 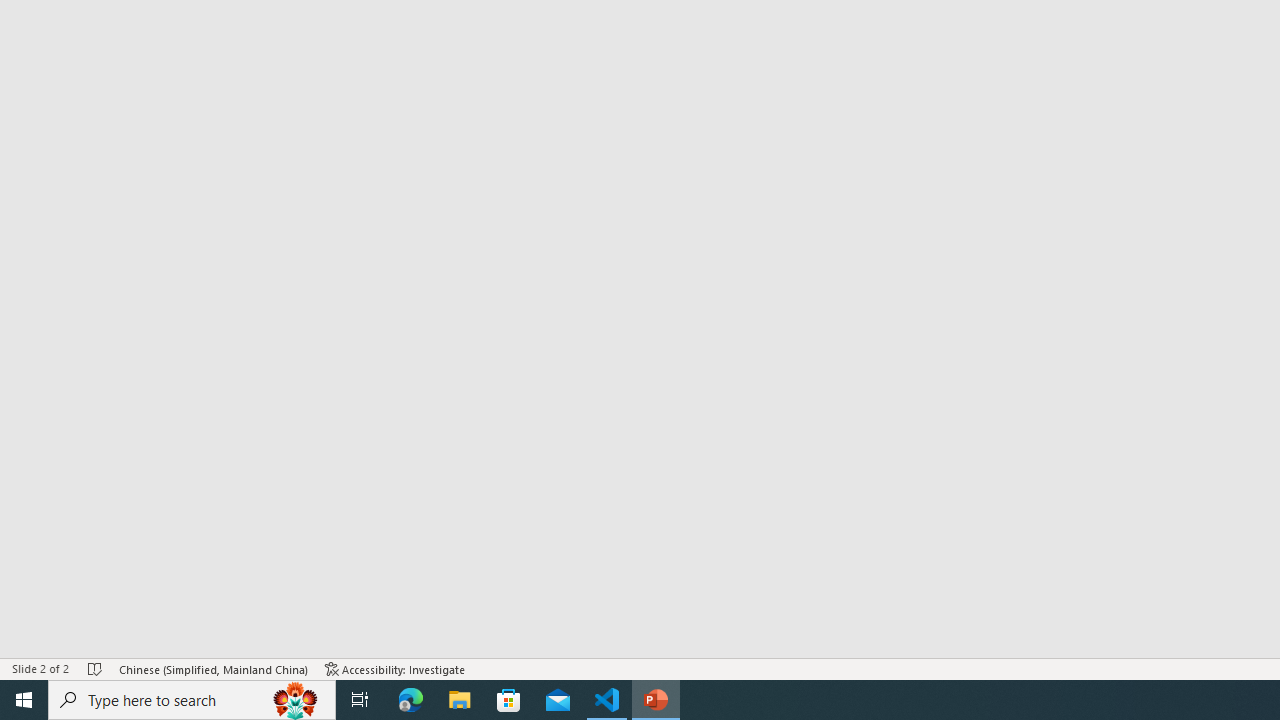 I want to click on 'Spell Check No Errors', so click(x=95, y=669).